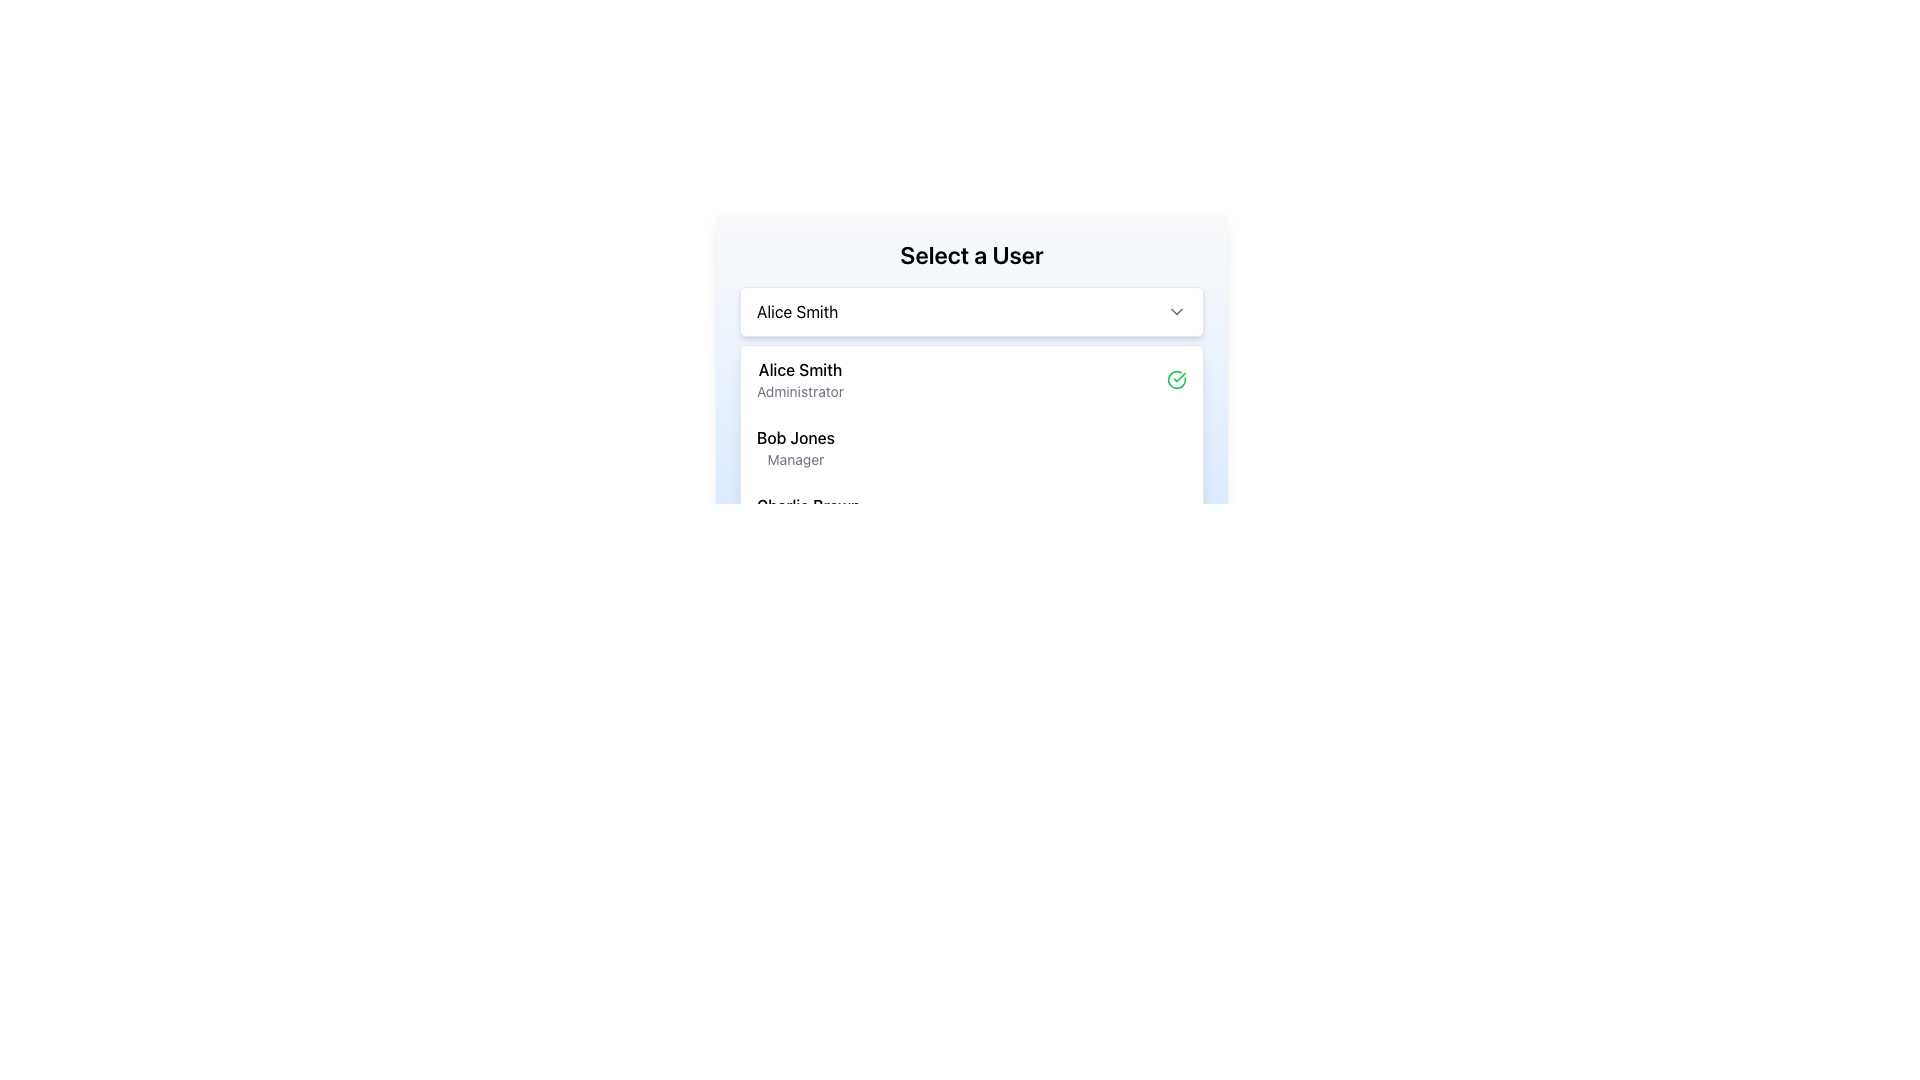 The width and height of the screenshot is (1920, 1080). Describe the element at coordinates (1176, 380) in the screenshot. I see `the selection status icon for 'Alice Smith', which indicates her selection in the user list` at that location.